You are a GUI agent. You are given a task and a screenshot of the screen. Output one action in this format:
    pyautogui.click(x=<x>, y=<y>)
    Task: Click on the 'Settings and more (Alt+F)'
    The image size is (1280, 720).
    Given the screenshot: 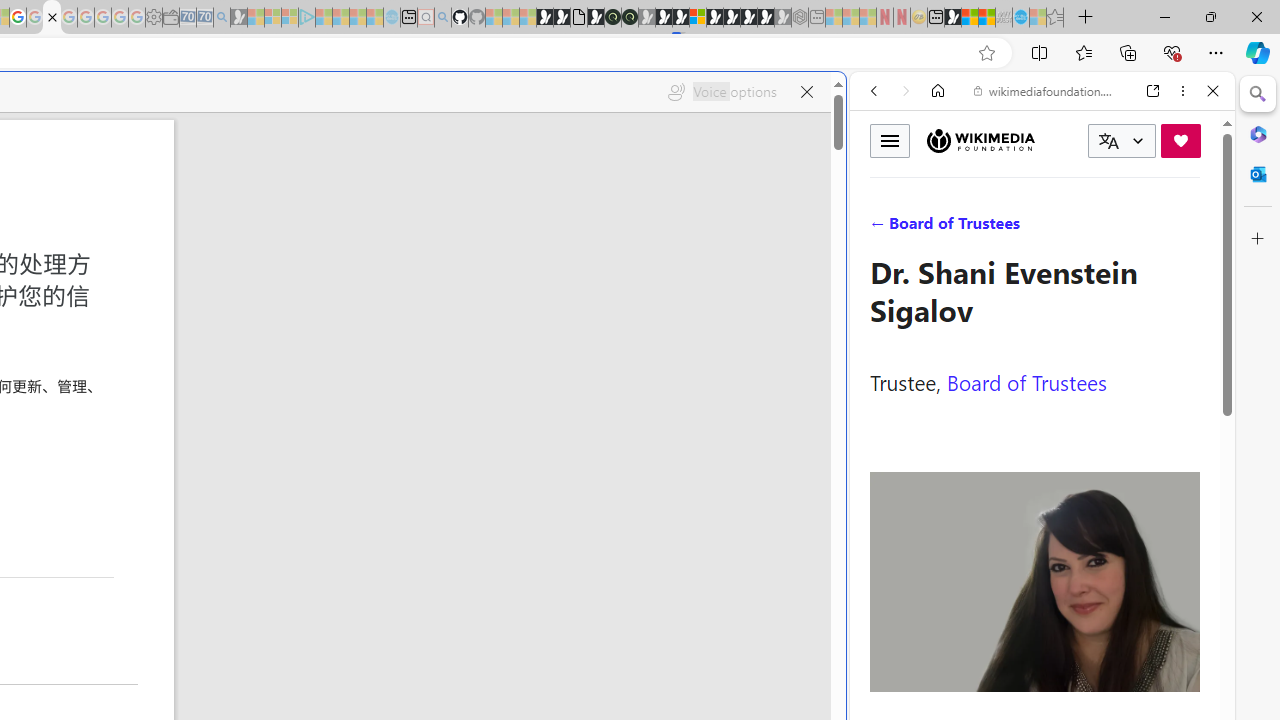 What is the action you would take?
    pyautogui.click(x=1215, y=51)
    